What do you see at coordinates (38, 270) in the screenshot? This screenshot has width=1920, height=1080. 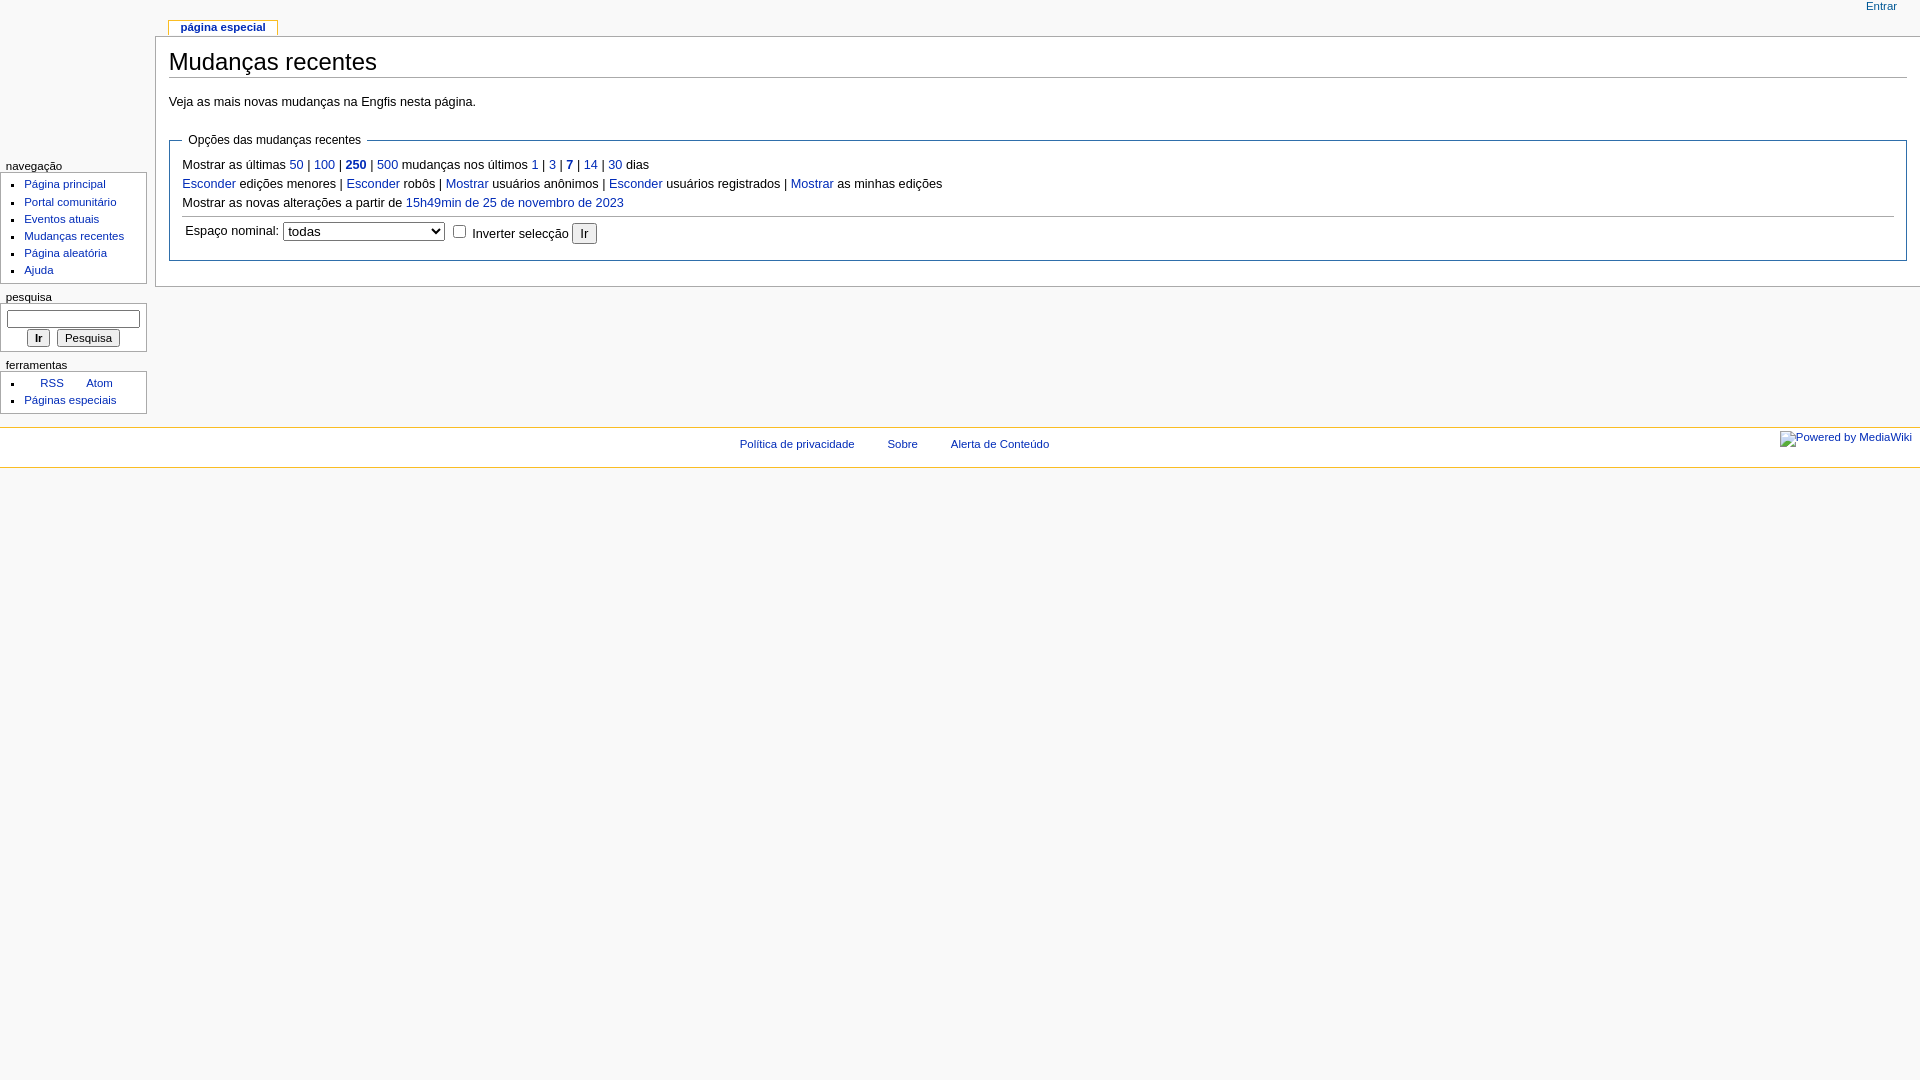 I see `'Ajuda'` at bounding box center [38, 270].